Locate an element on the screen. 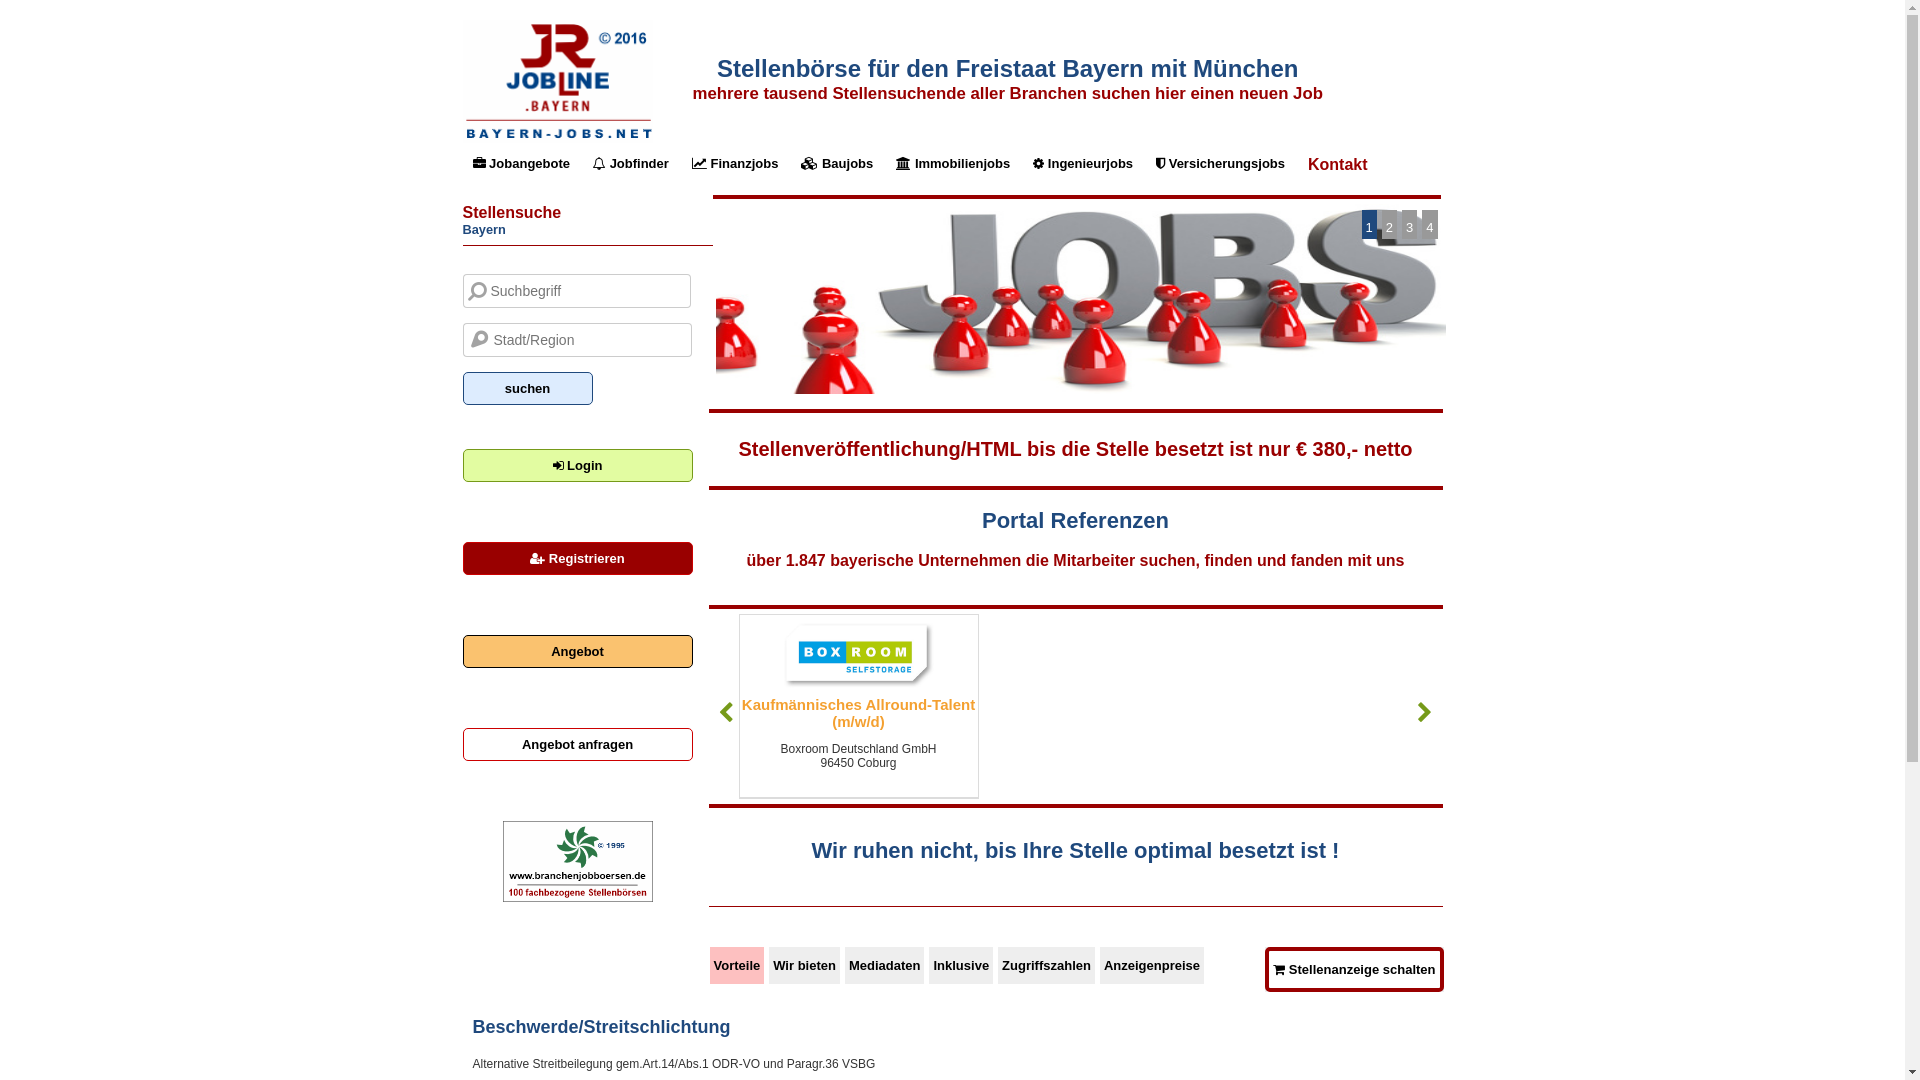 This screenshot has width=1920, height=1080. 'Kontakt' is located at coordinates (1340, 164).